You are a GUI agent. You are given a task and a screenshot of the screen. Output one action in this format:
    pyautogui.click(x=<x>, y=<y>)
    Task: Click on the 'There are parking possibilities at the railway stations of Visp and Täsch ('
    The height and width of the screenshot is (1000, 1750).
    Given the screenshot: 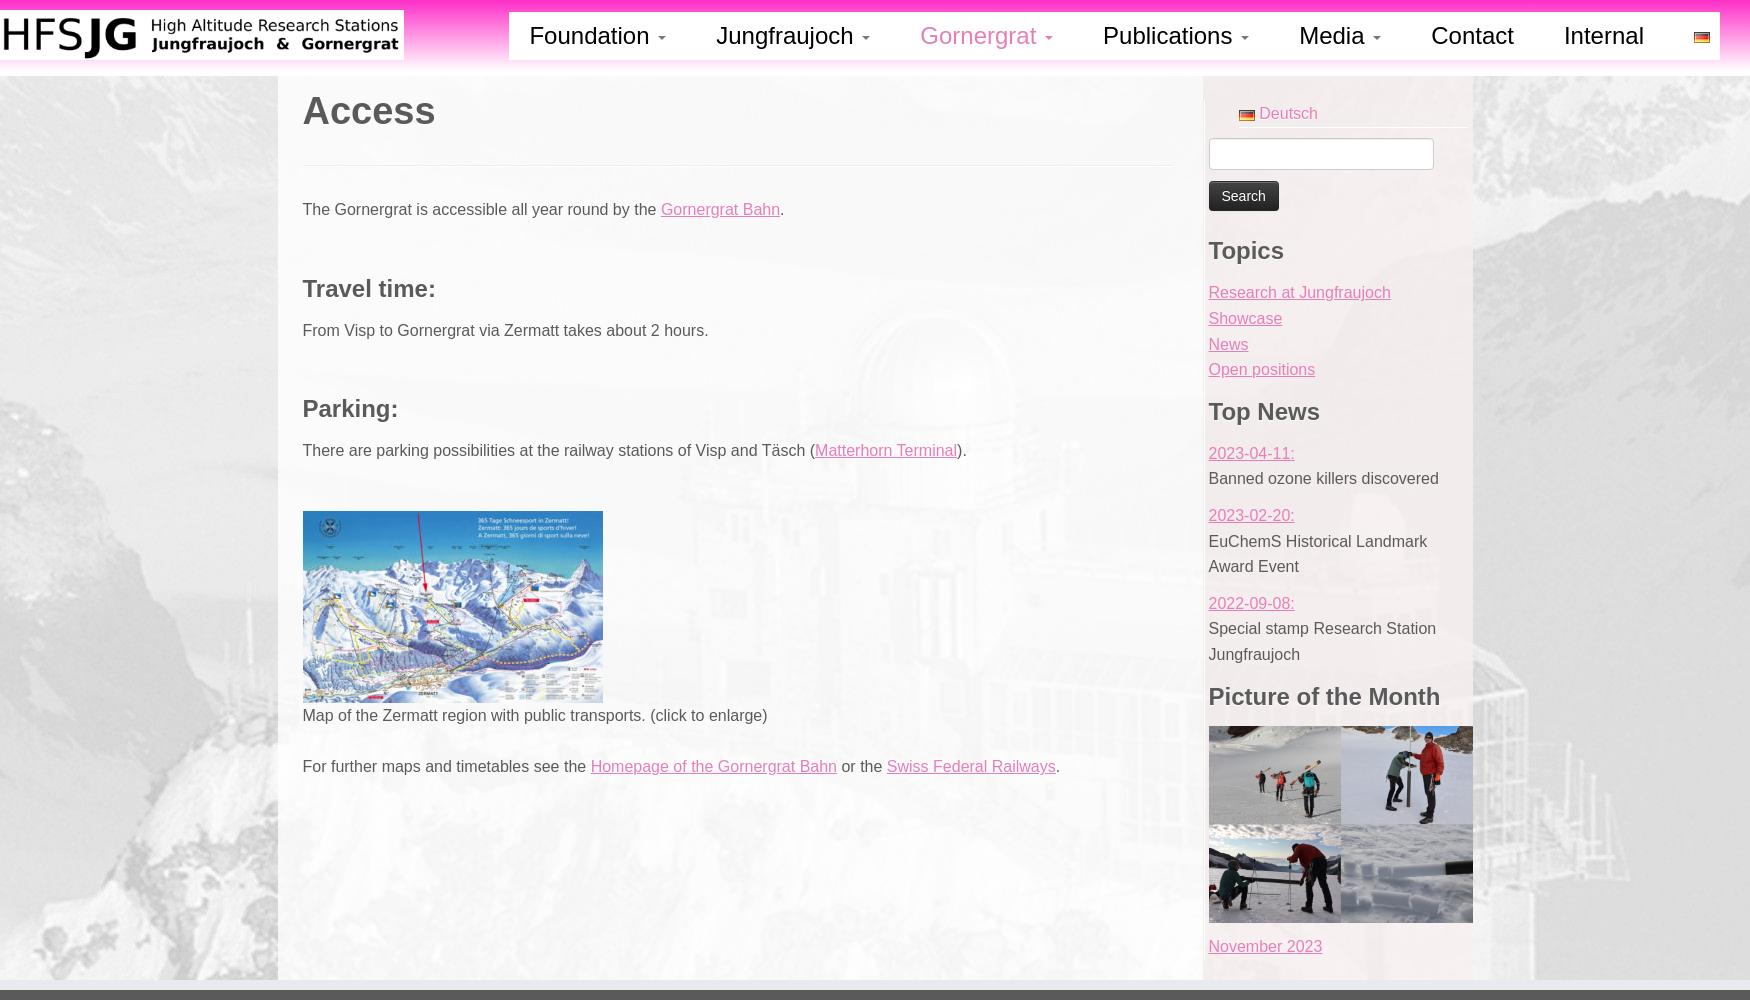 What is the action you would take?
    pyautogui.click(x=557, y=448)
    